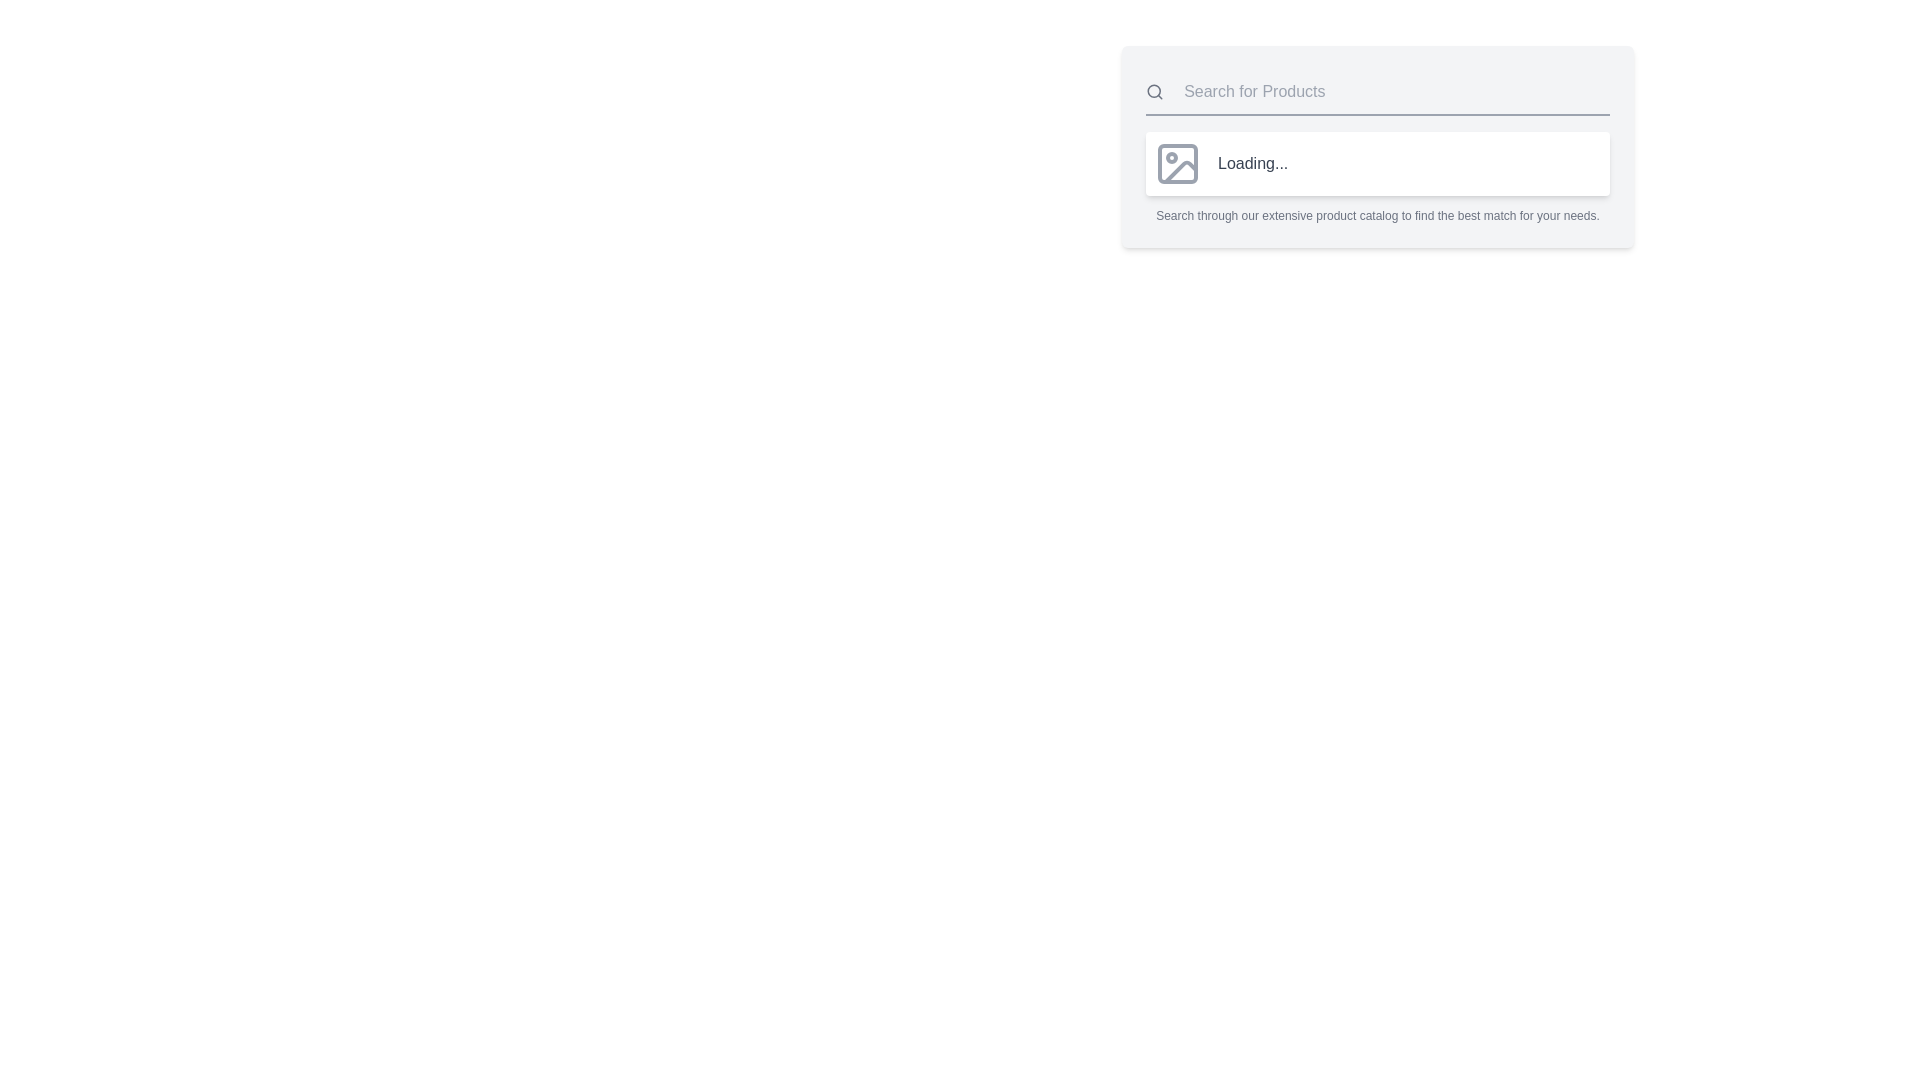 The width and height of the screenshot is (1920, 1080). Describe the element at coordinates (1177, 163) in the screenshot. I see `the SVG rectangle that serves as a decorative element in the loading indicator near the search input box` at that location.